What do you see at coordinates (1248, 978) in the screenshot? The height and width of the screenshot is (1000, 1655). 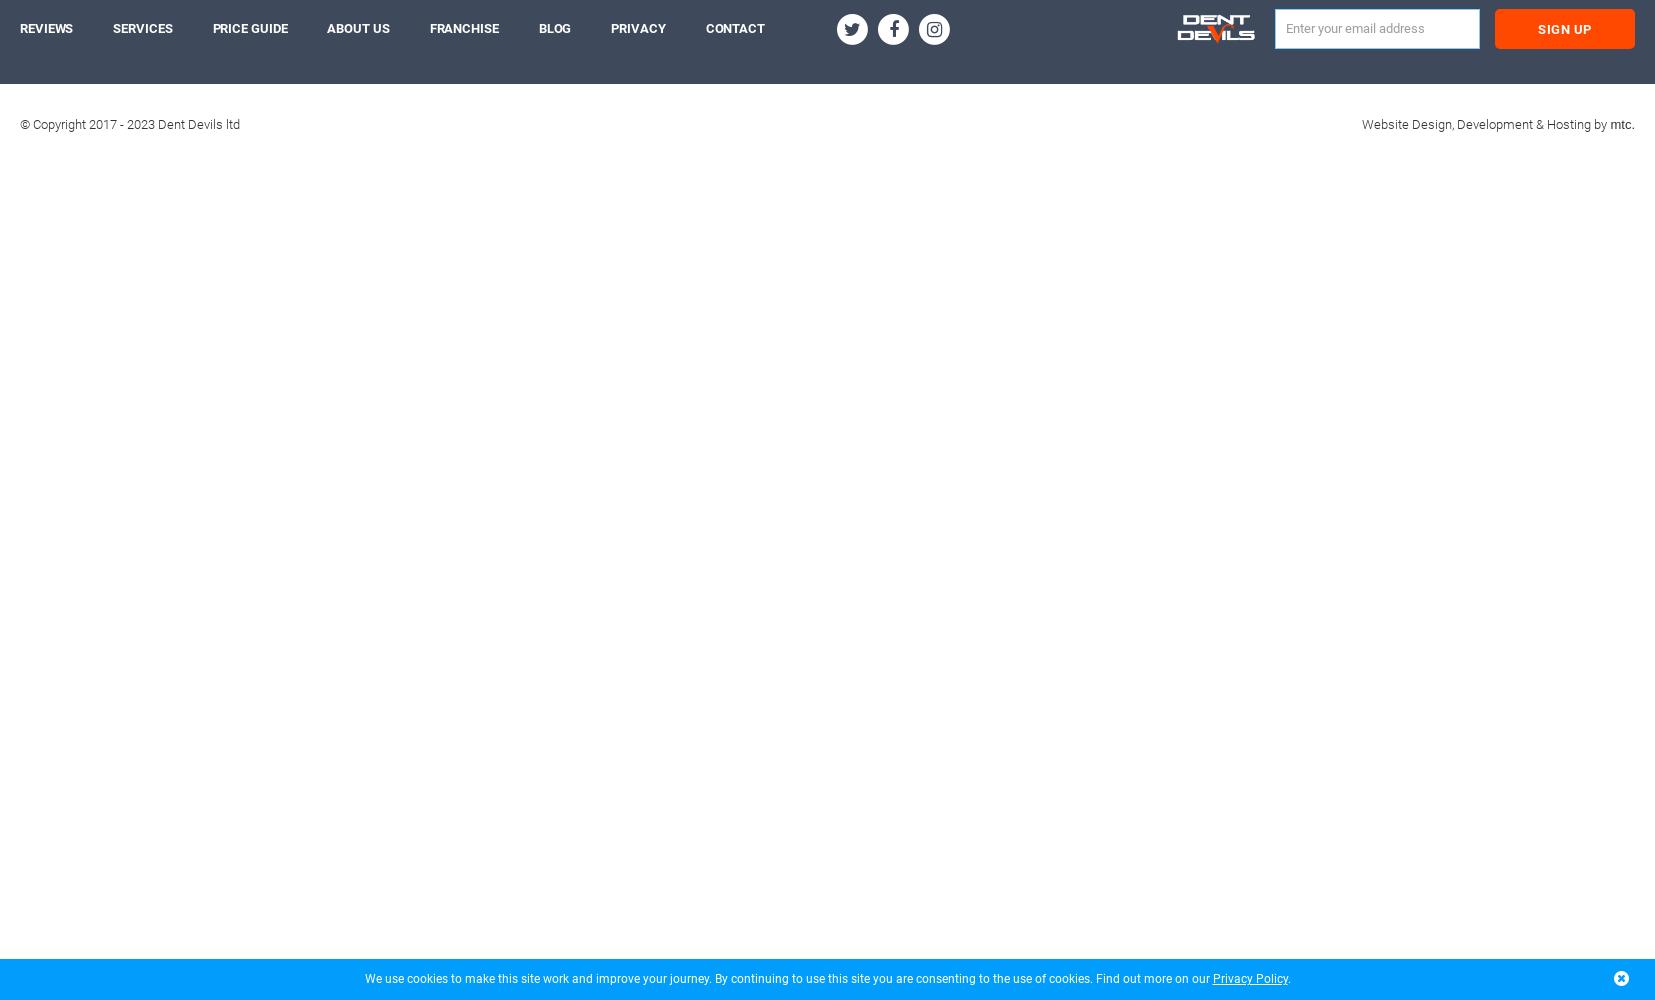 I see `'Privacy Policy'` at bounding box center [1248, 978].